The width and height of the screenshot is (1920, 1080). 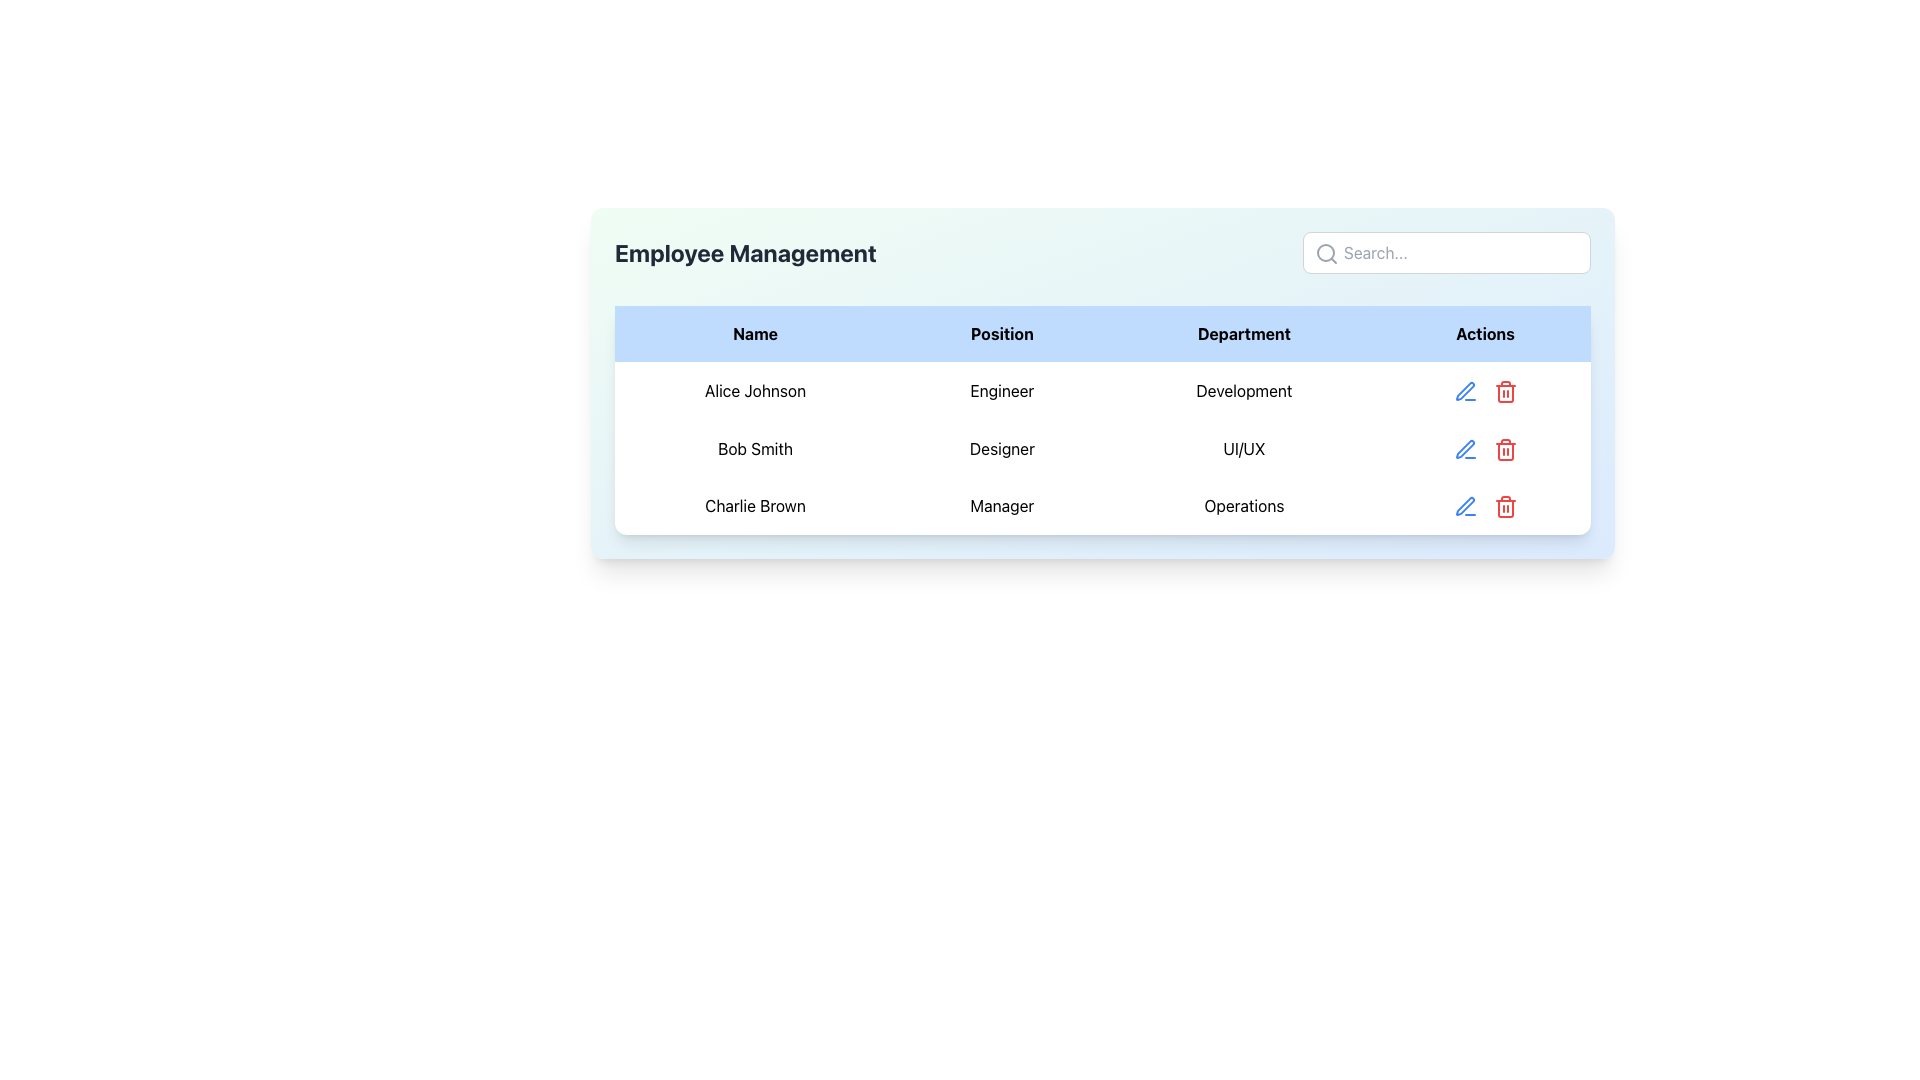 I want to click on the 'Department' header label in the employee management table, which is the third item in the row, positioned between 'Position' and 'Actions', so click(x=1243, y=333).